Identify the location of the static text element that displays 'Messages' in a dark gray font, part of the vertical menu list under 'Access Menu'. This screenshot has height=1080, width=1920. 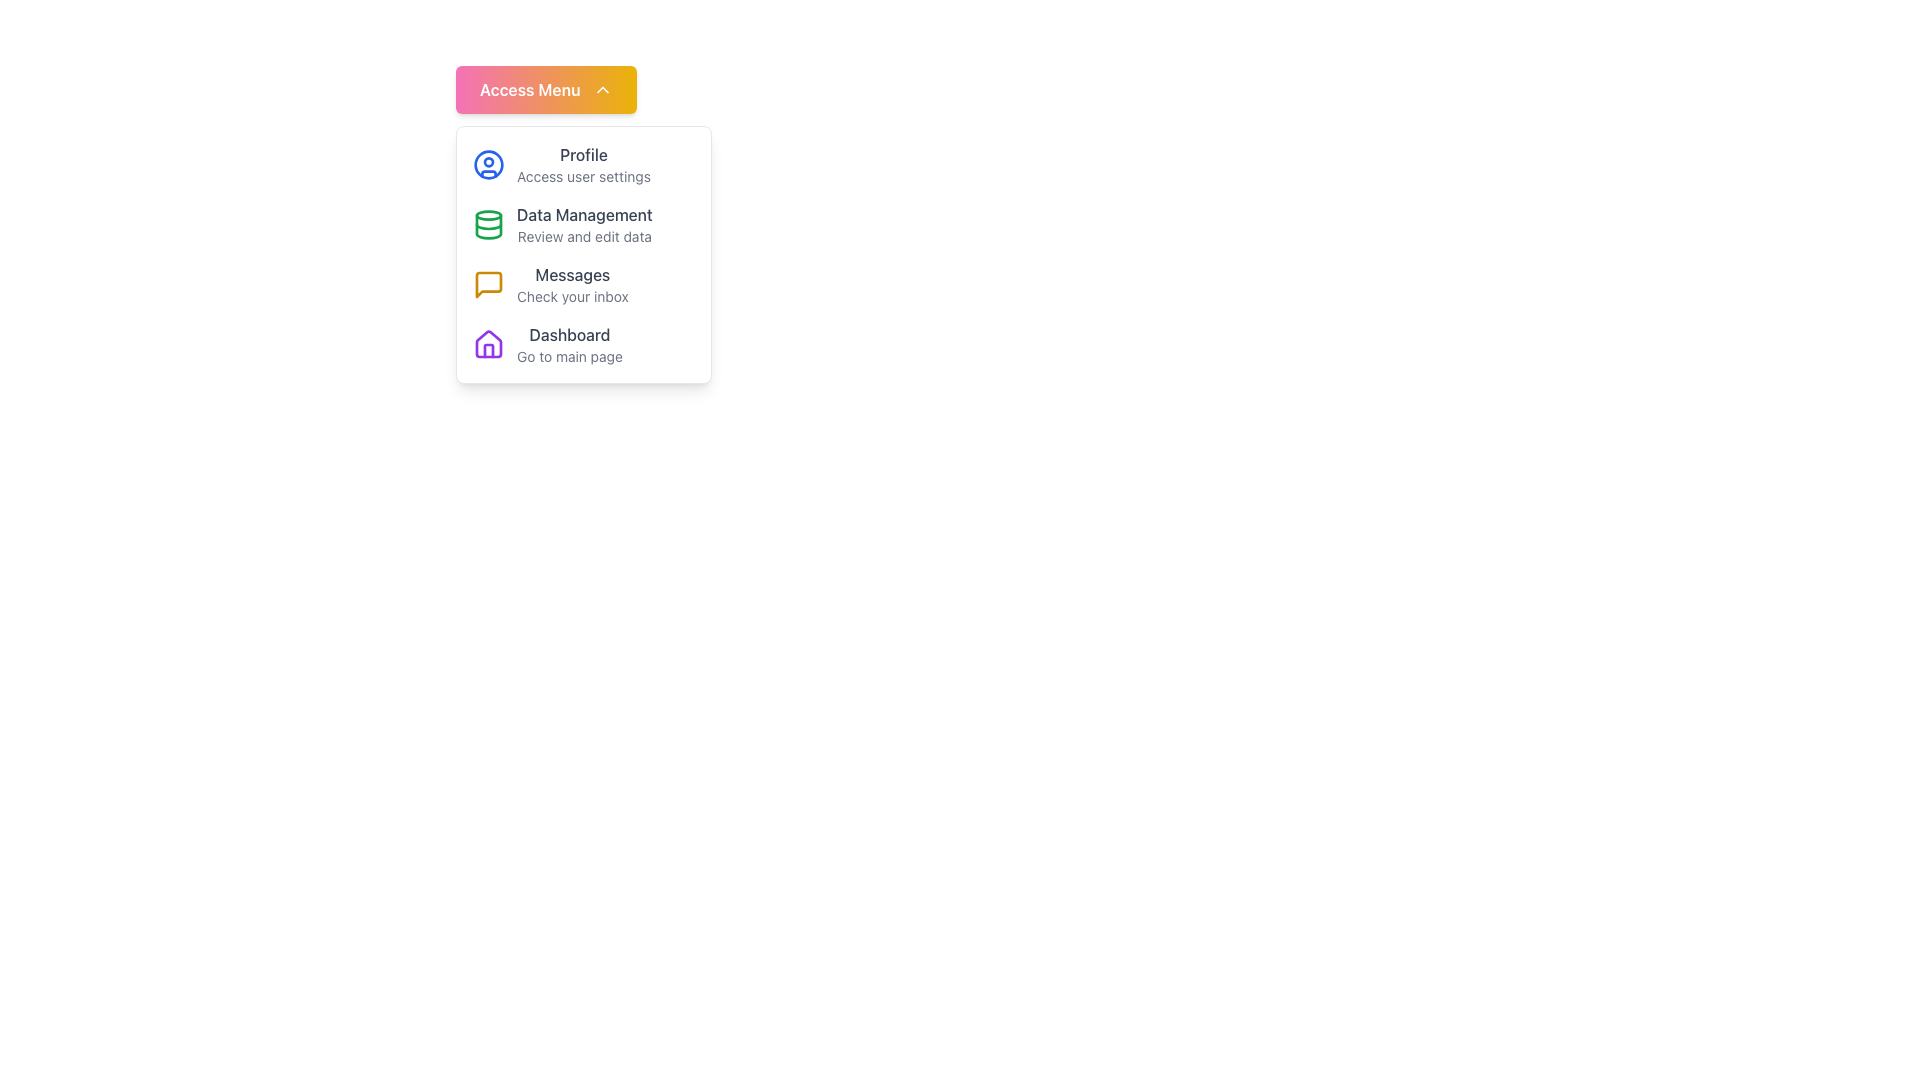
(571, 274).